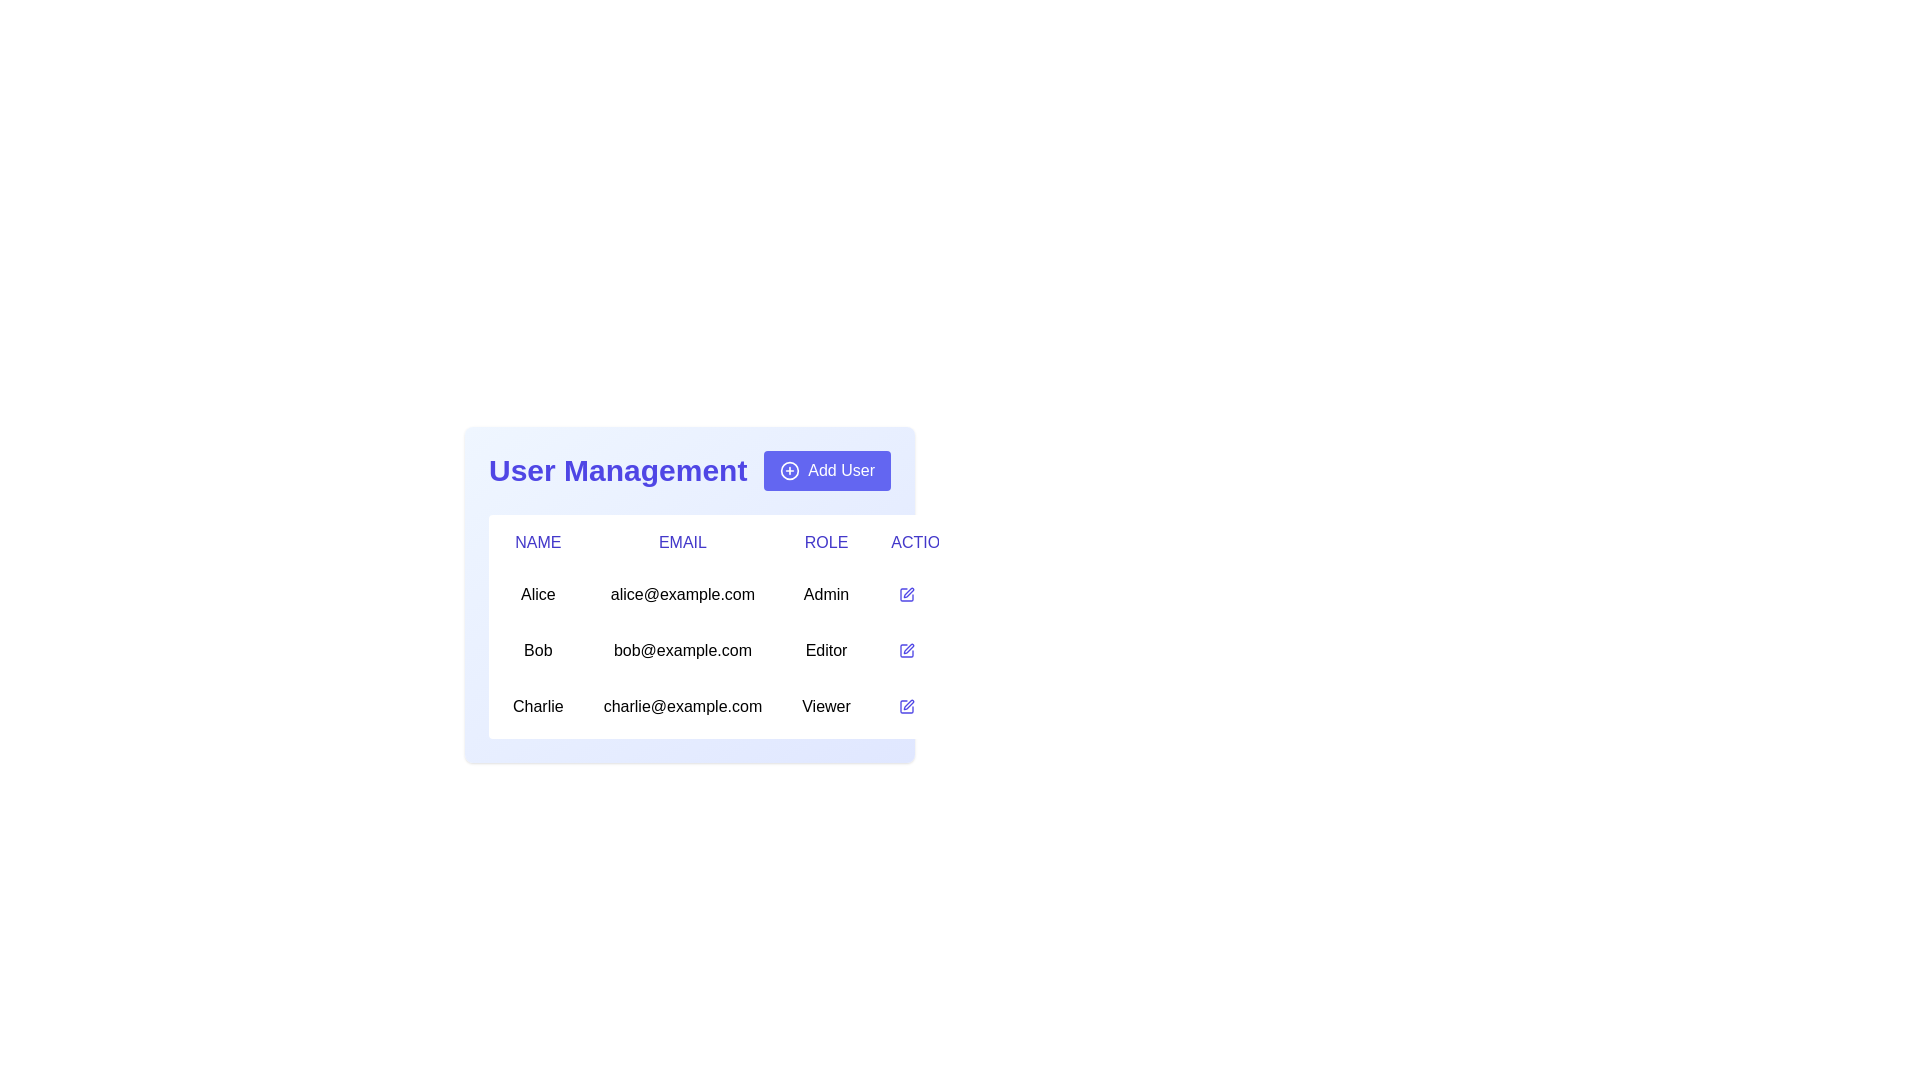 The image size is (1920, 1080). I want to click on the label displaying 'Viewer' in black, located in the third row under the 'ROLE' column, adjacent to the email 'charlie@example.com', so click(826, 705).